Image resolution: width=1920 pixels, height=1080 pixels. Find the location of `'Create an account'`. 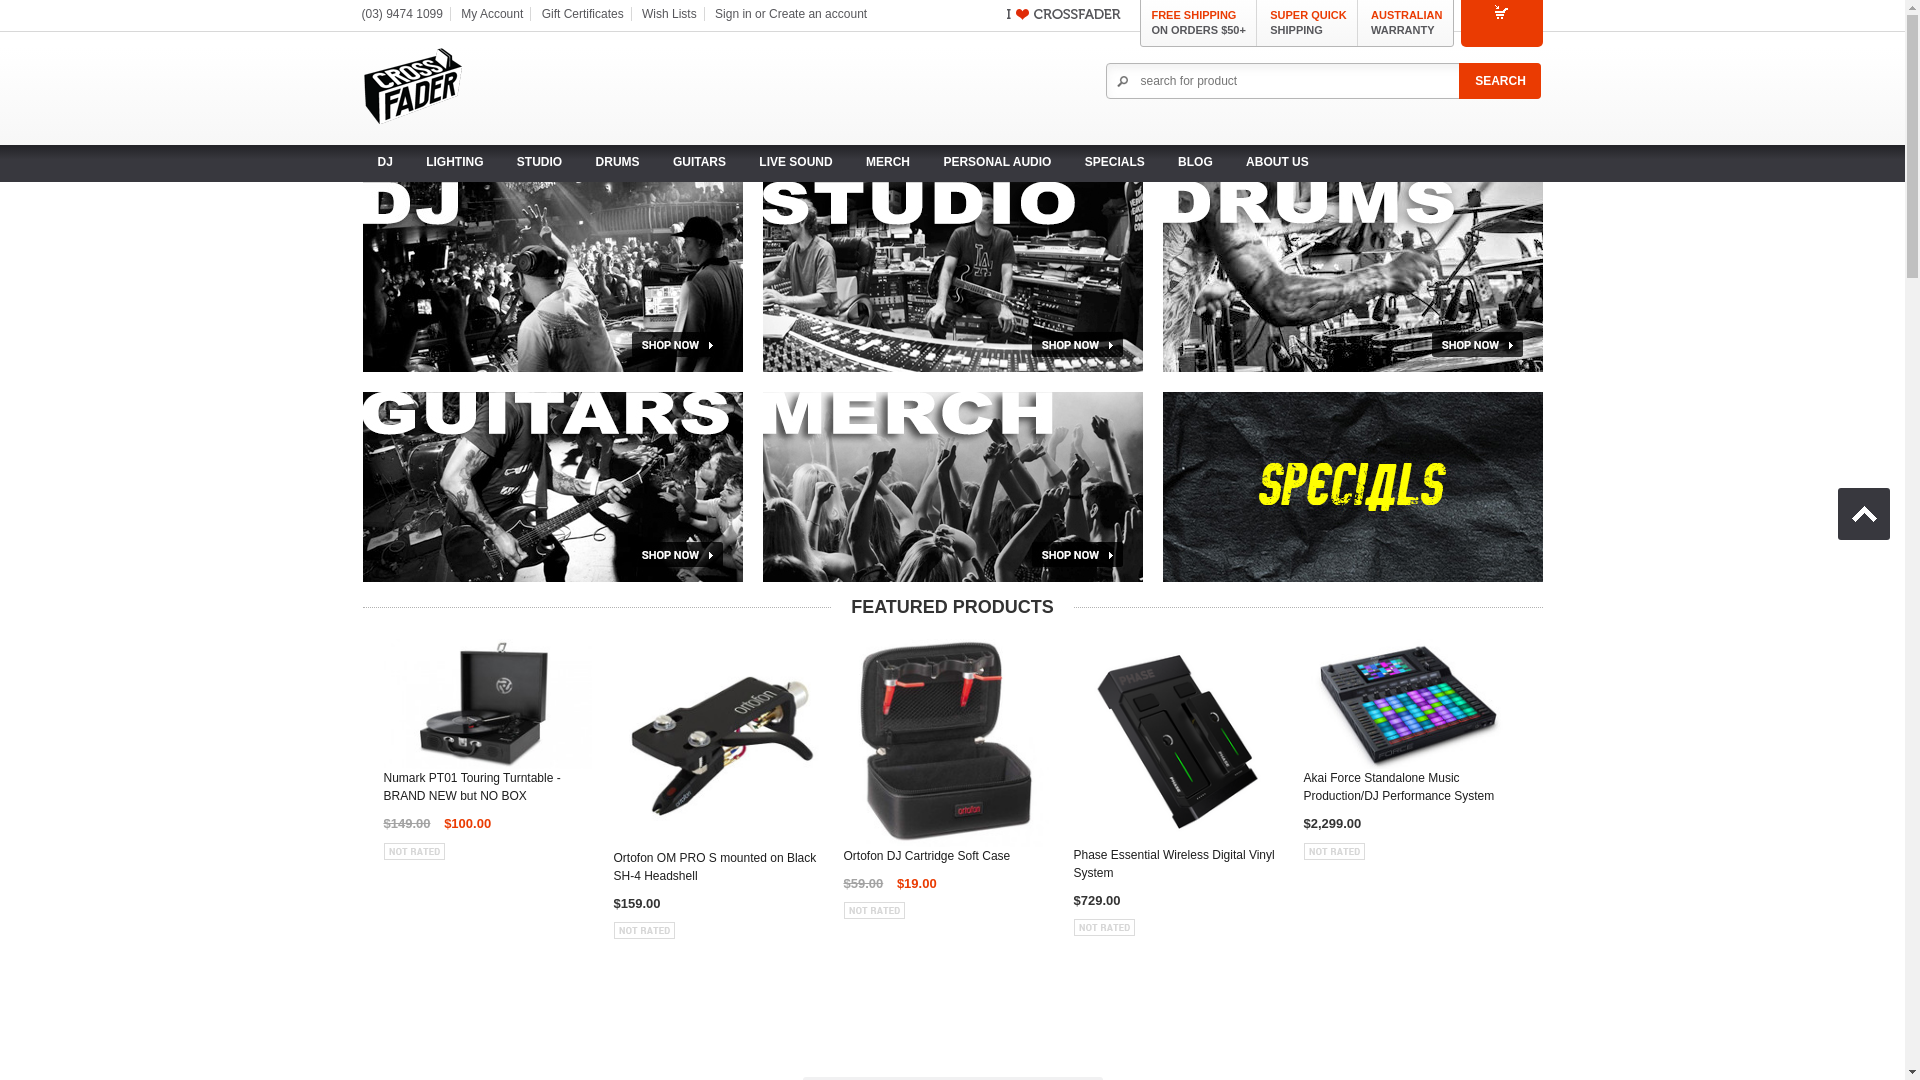

'Create an account' is located at coordinates (817, 14).